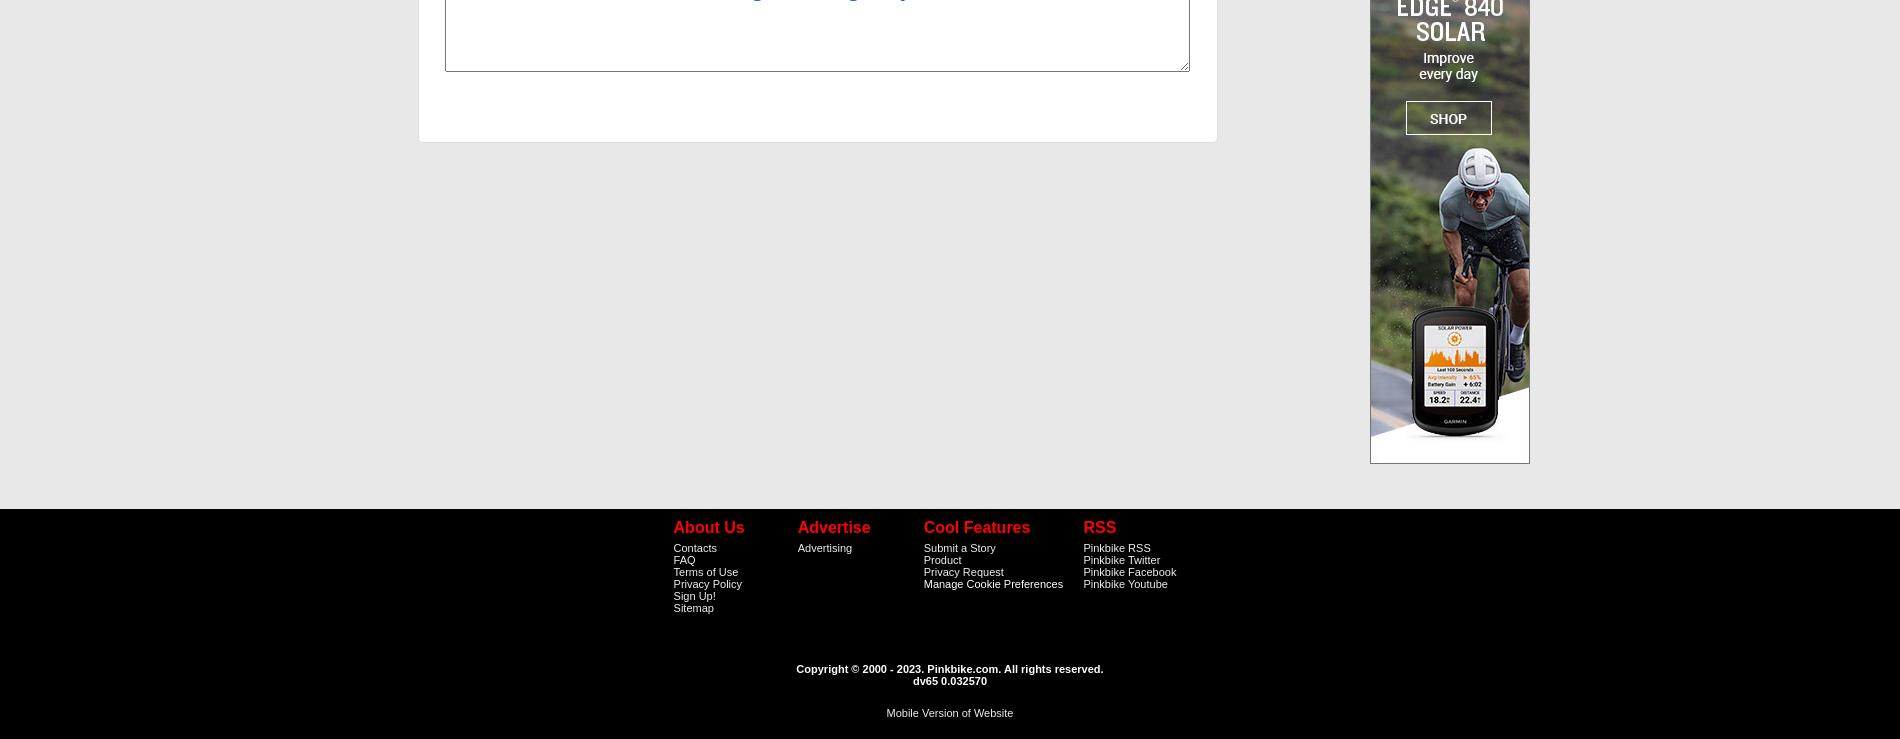 Image resolution: width=1900 pixels, height=739 pixels. What do you see at coordinates (958, 546) in the screenshot?
I see `'Submit a Story'` at bounding box center [958, 546].